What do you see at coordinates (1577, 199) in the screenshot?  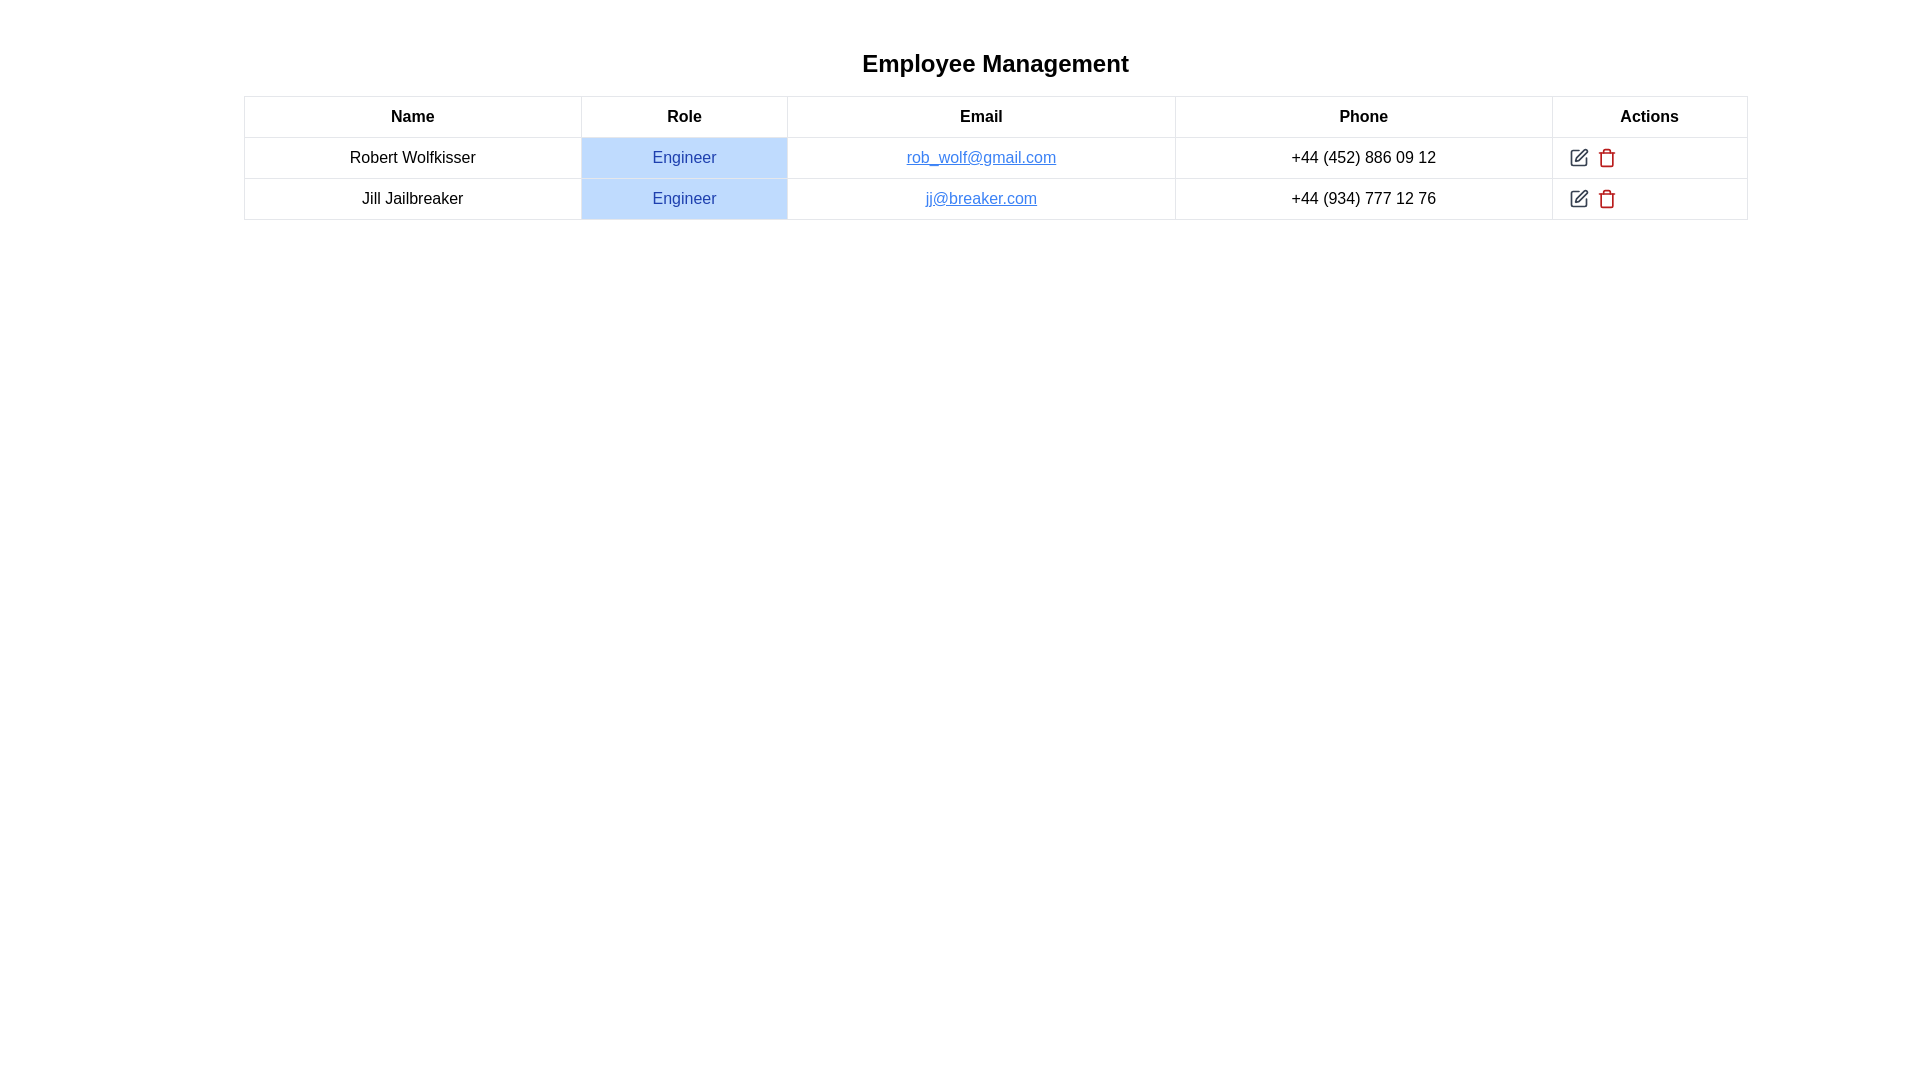 I see `the pencil icon button in the Actions column of the second row` at bounding box center [1577, 199].